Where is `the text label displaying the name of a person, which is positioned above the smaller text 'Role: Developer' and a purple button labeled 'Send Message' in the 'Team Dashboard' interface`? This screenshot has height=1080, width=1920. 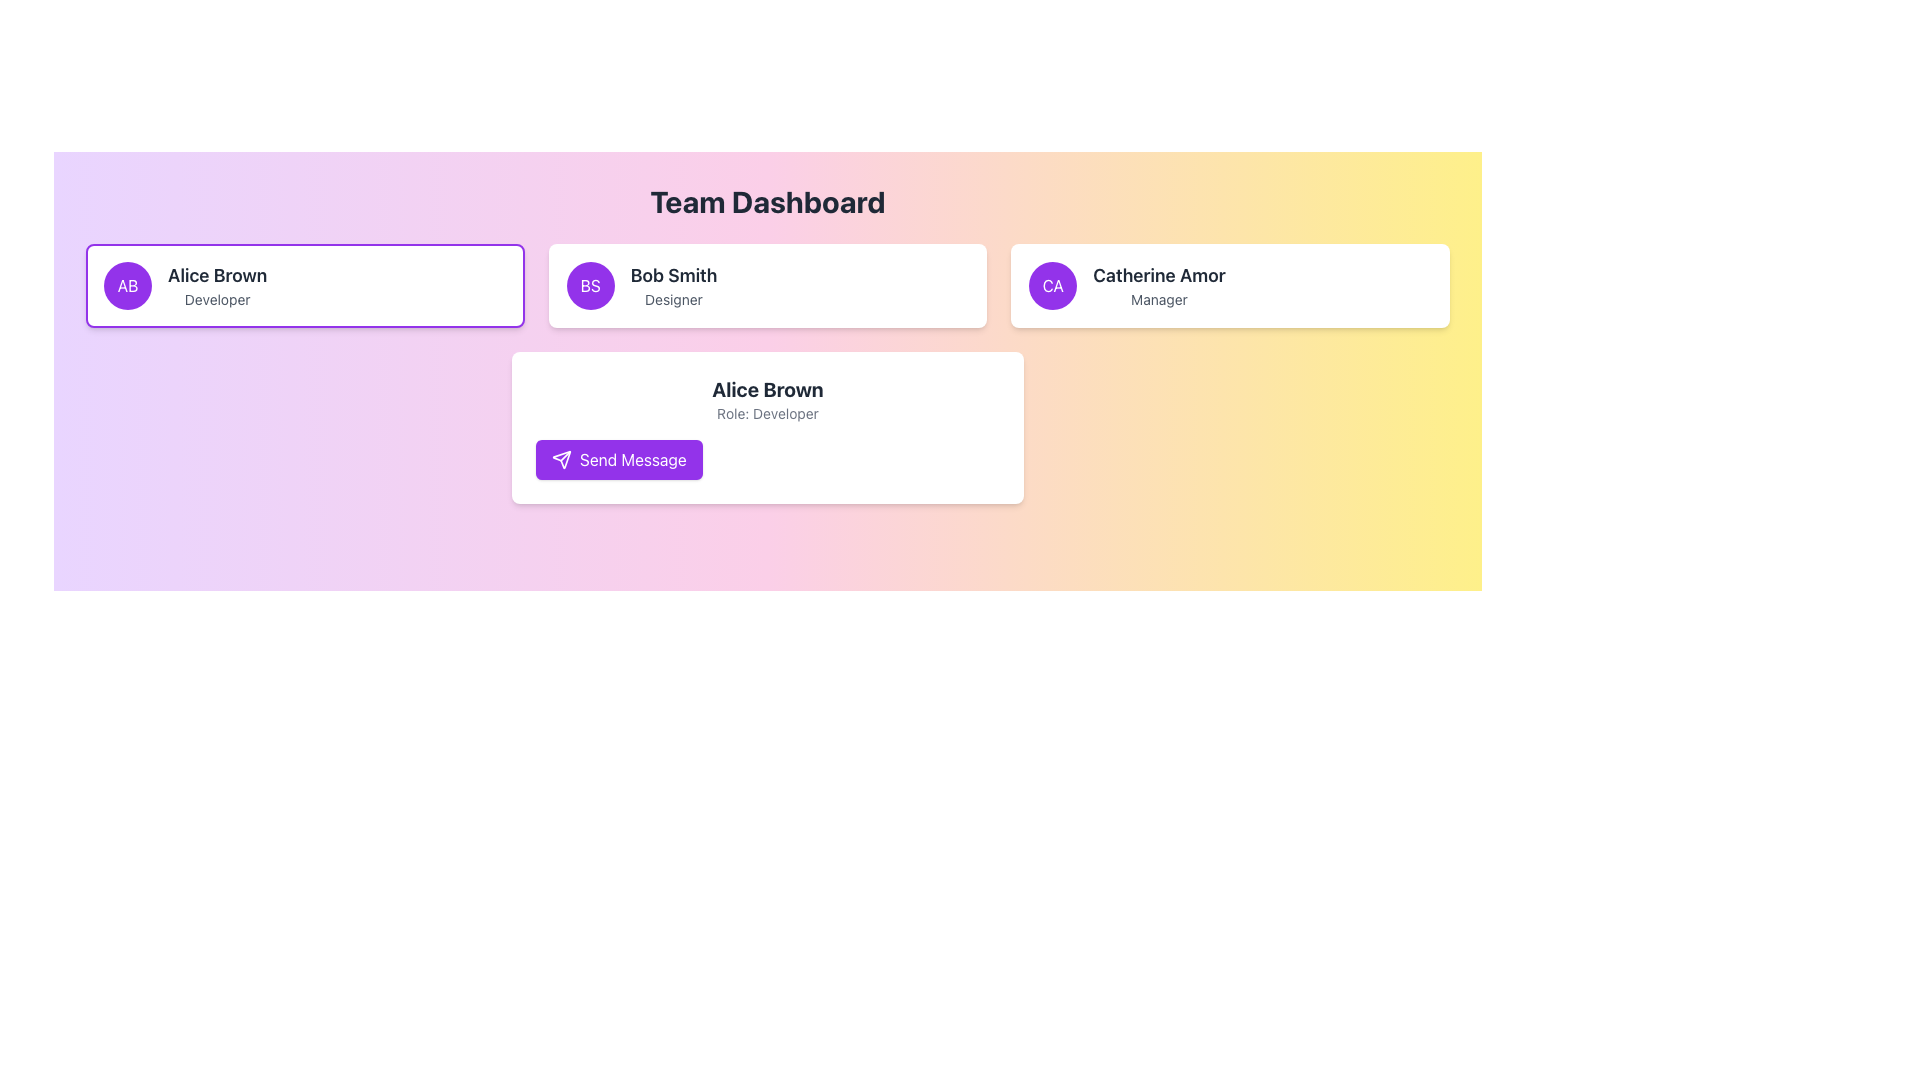 the text label displaying the name of a person, which is positioned above the smaller text 'Role: Developer' and a purple button labeled 'Send Message' in the 'Team Dashboard' interface is located at coordinates (767, 389).